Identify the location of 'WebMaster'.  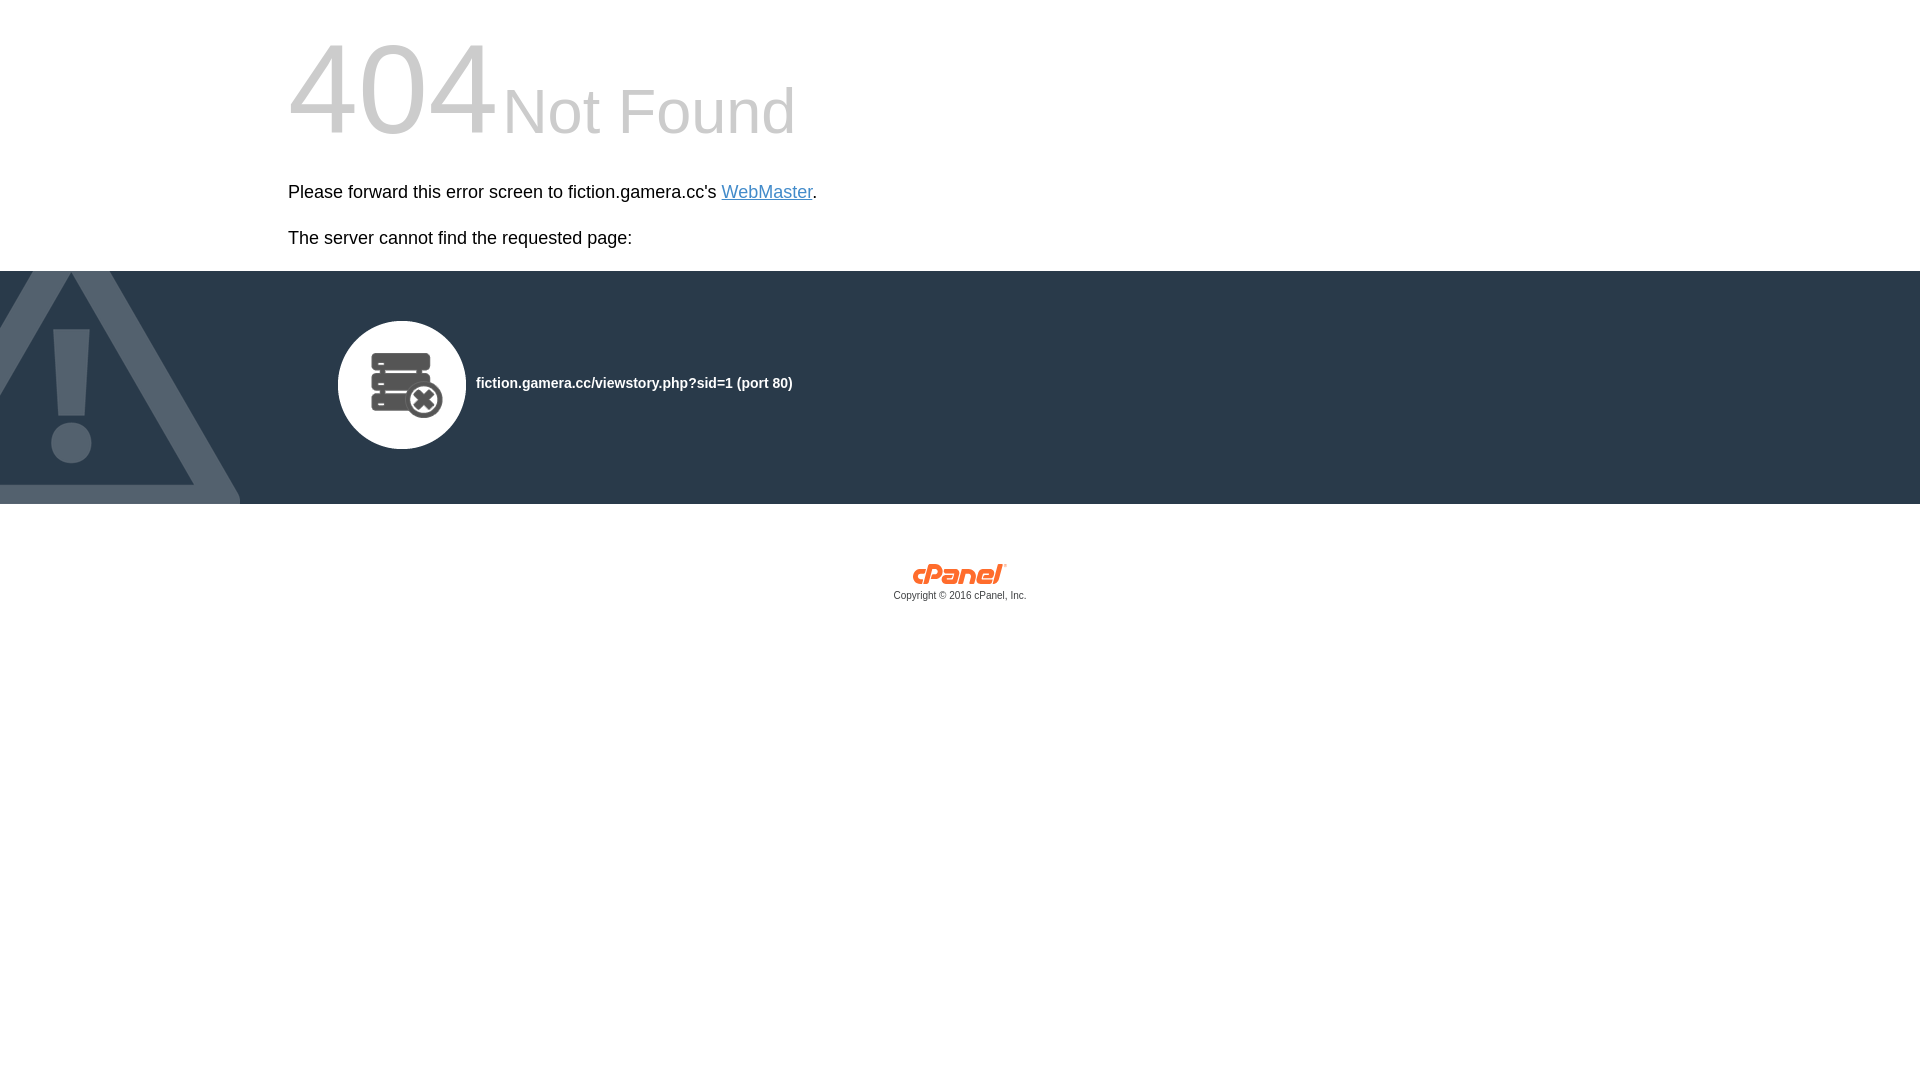
(766, 192).